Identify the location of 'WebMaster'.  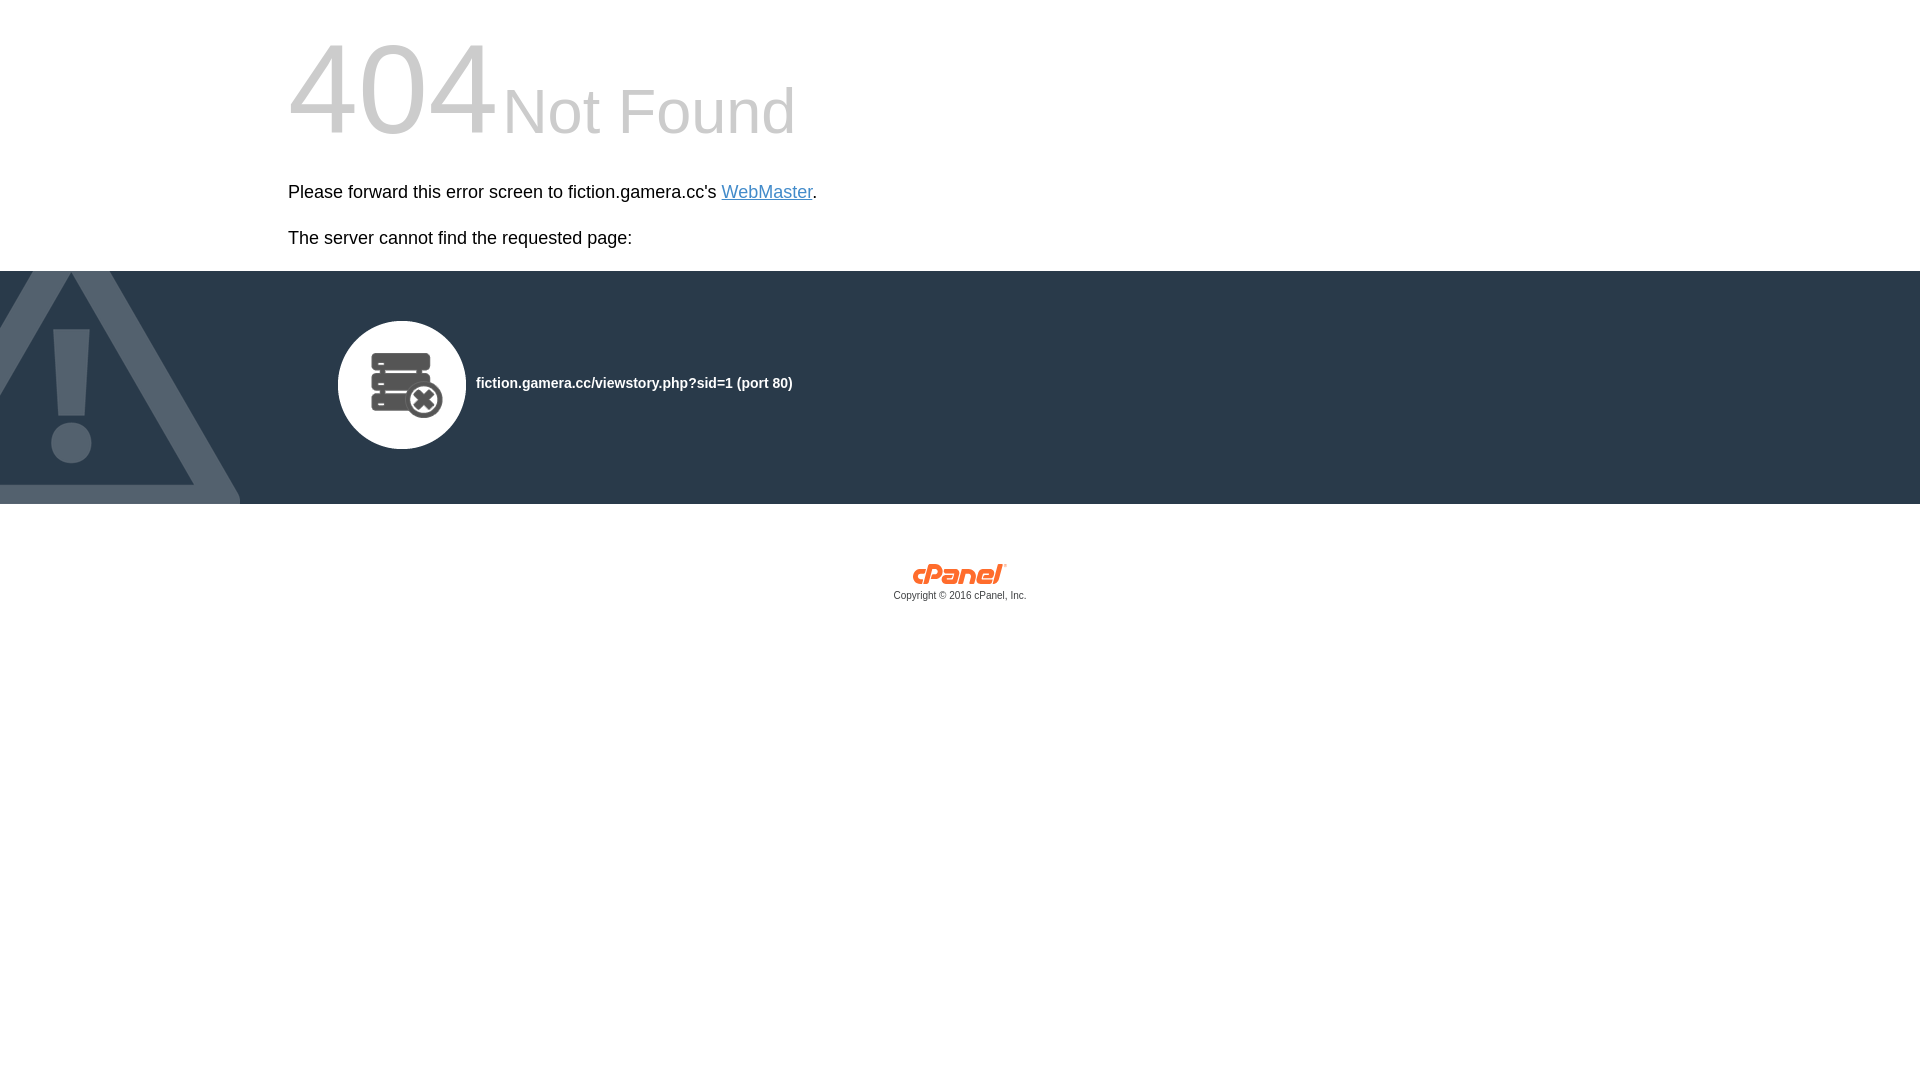
(766, 192).